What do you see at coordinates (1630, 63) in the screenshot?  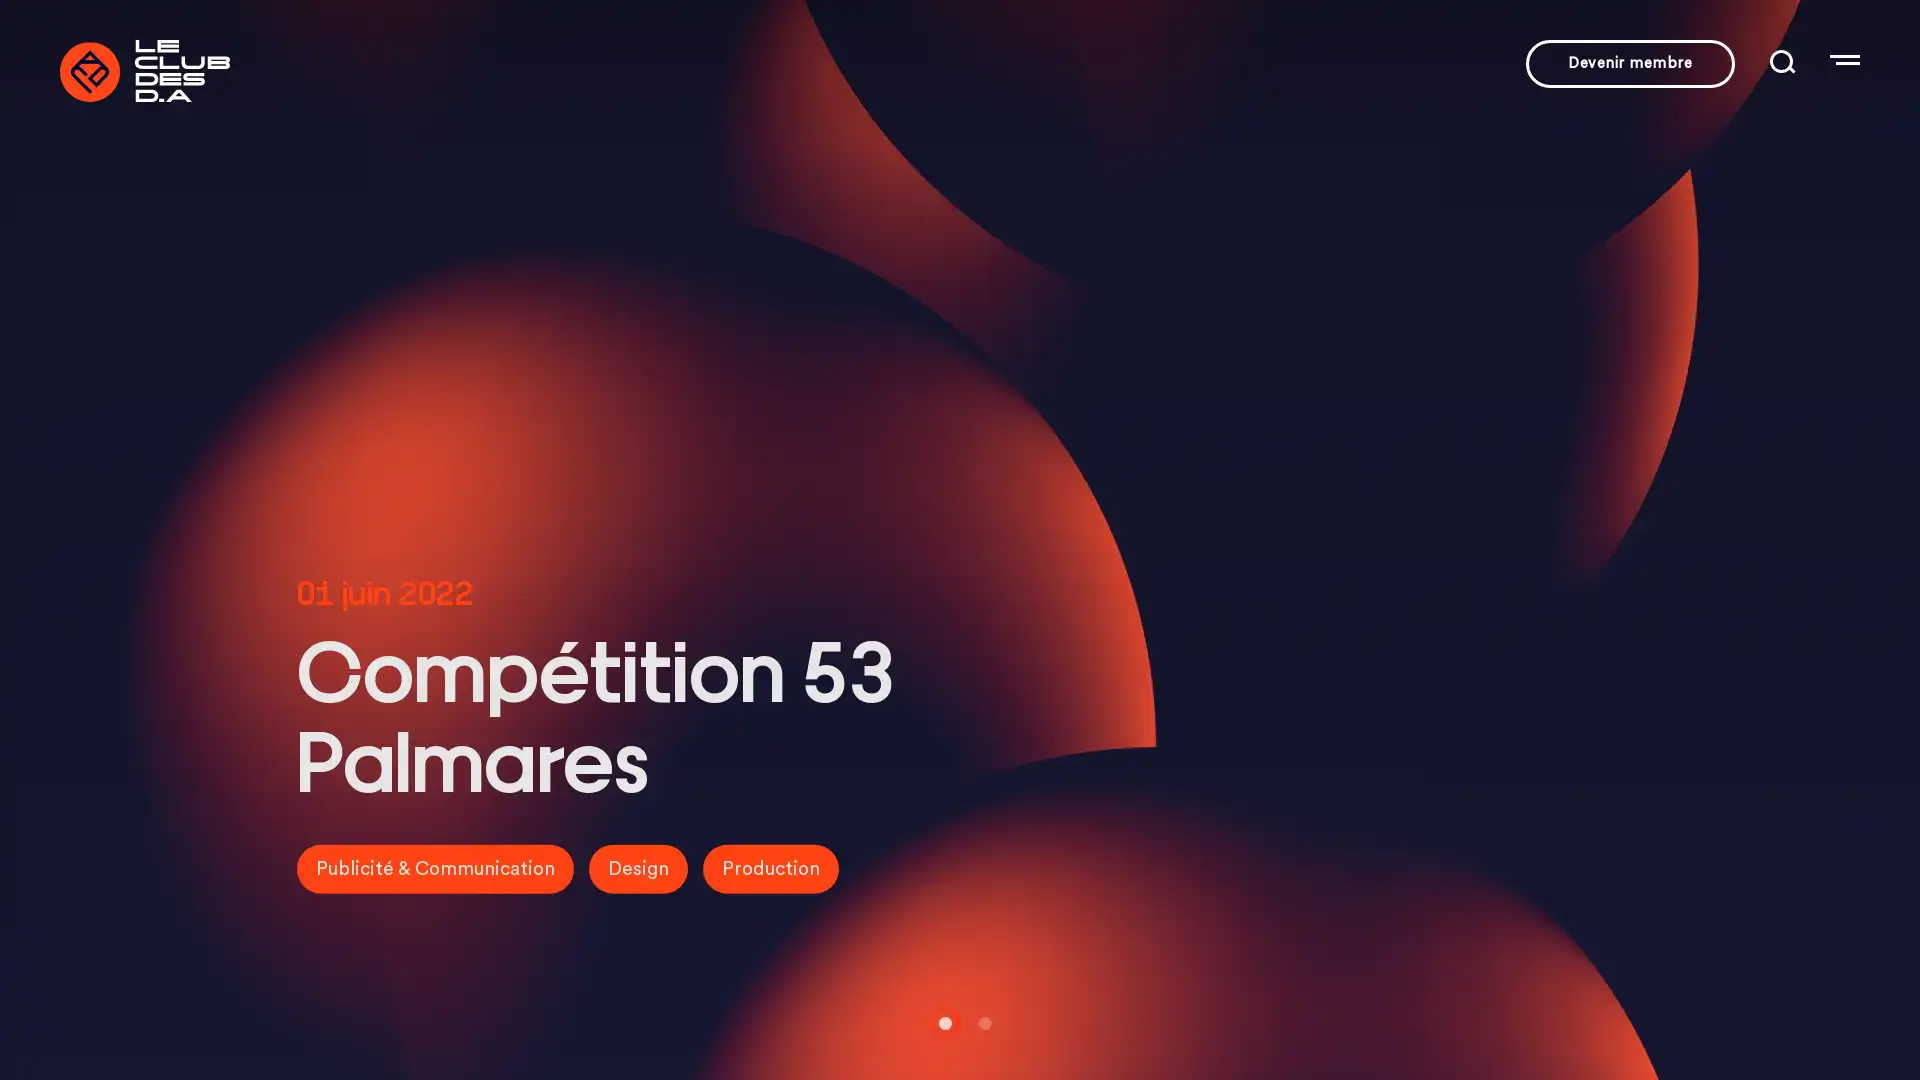 I see `Devenir membre` at bounding box center [1630, 63].